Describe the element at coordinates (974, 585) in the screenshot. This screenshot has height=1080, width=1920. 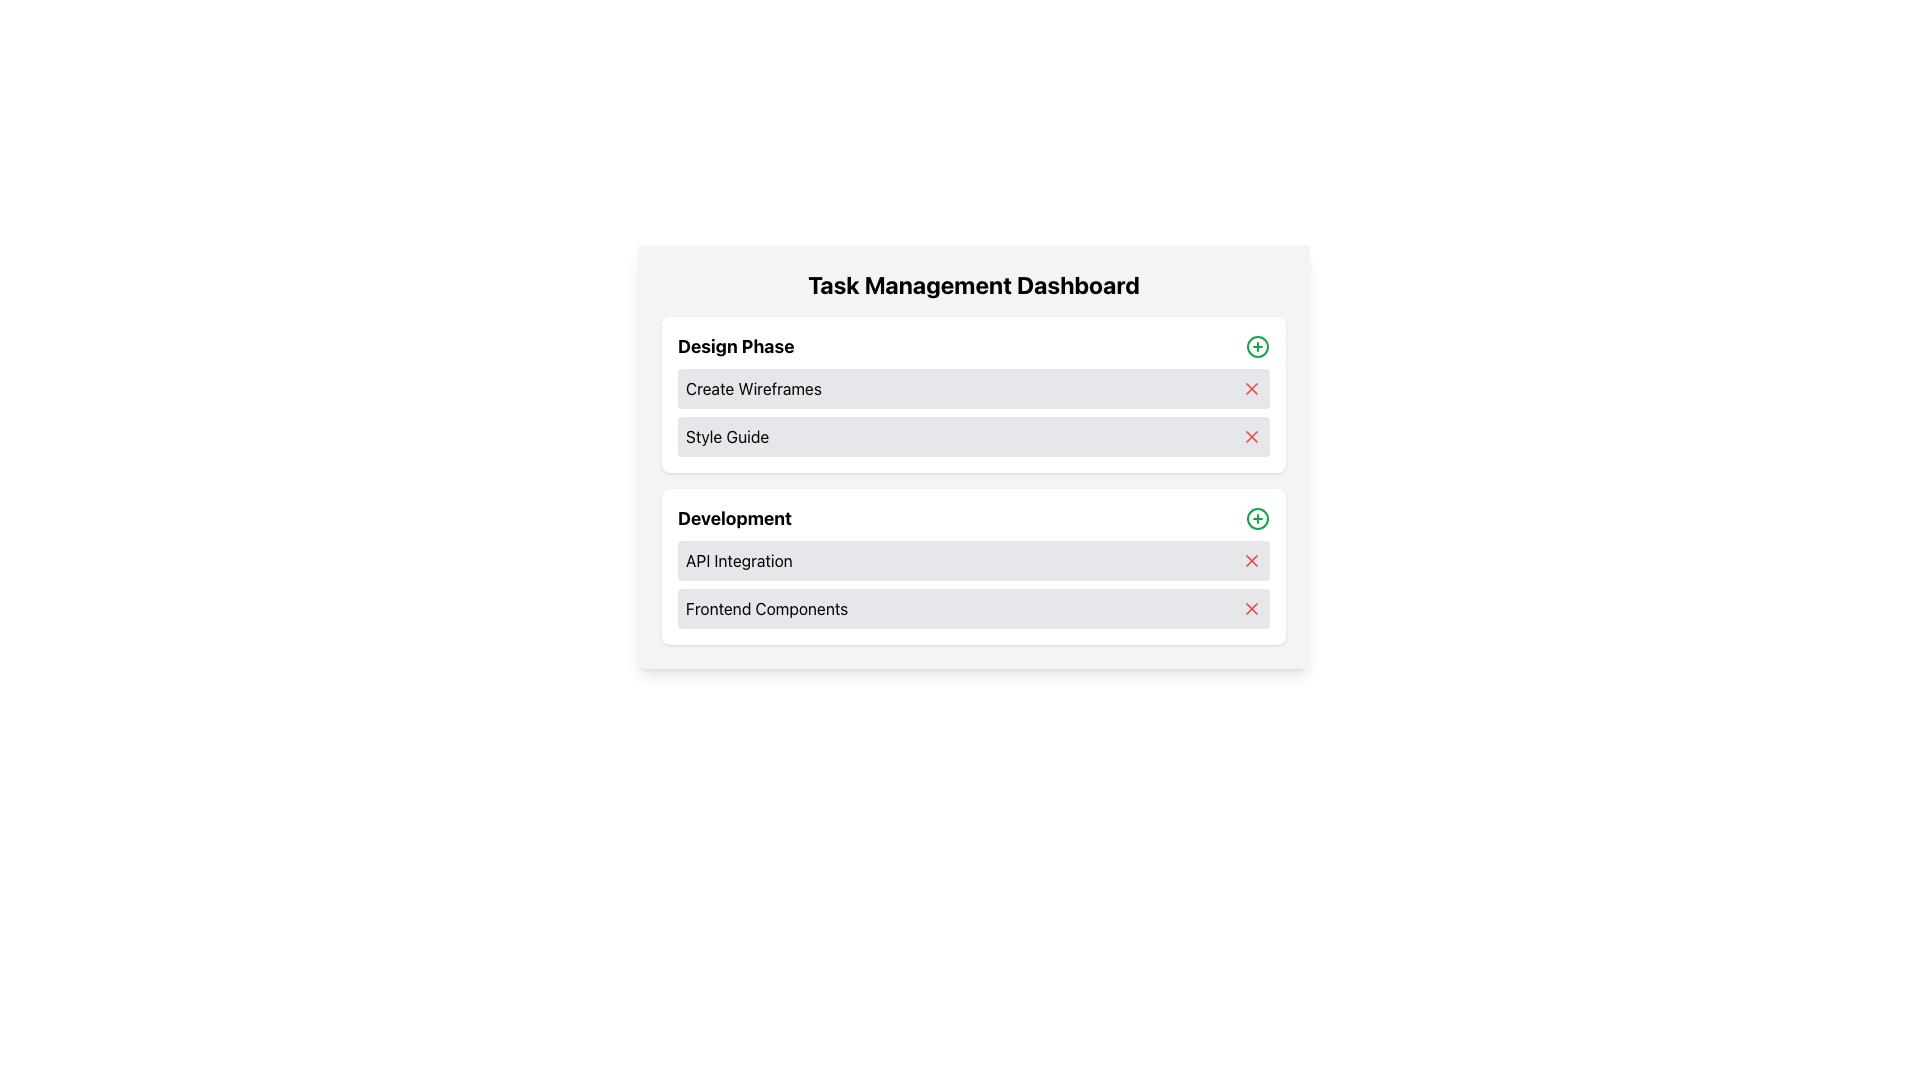
I see `the row in the 'Development' section of the Task Management Dashboard` at that location.